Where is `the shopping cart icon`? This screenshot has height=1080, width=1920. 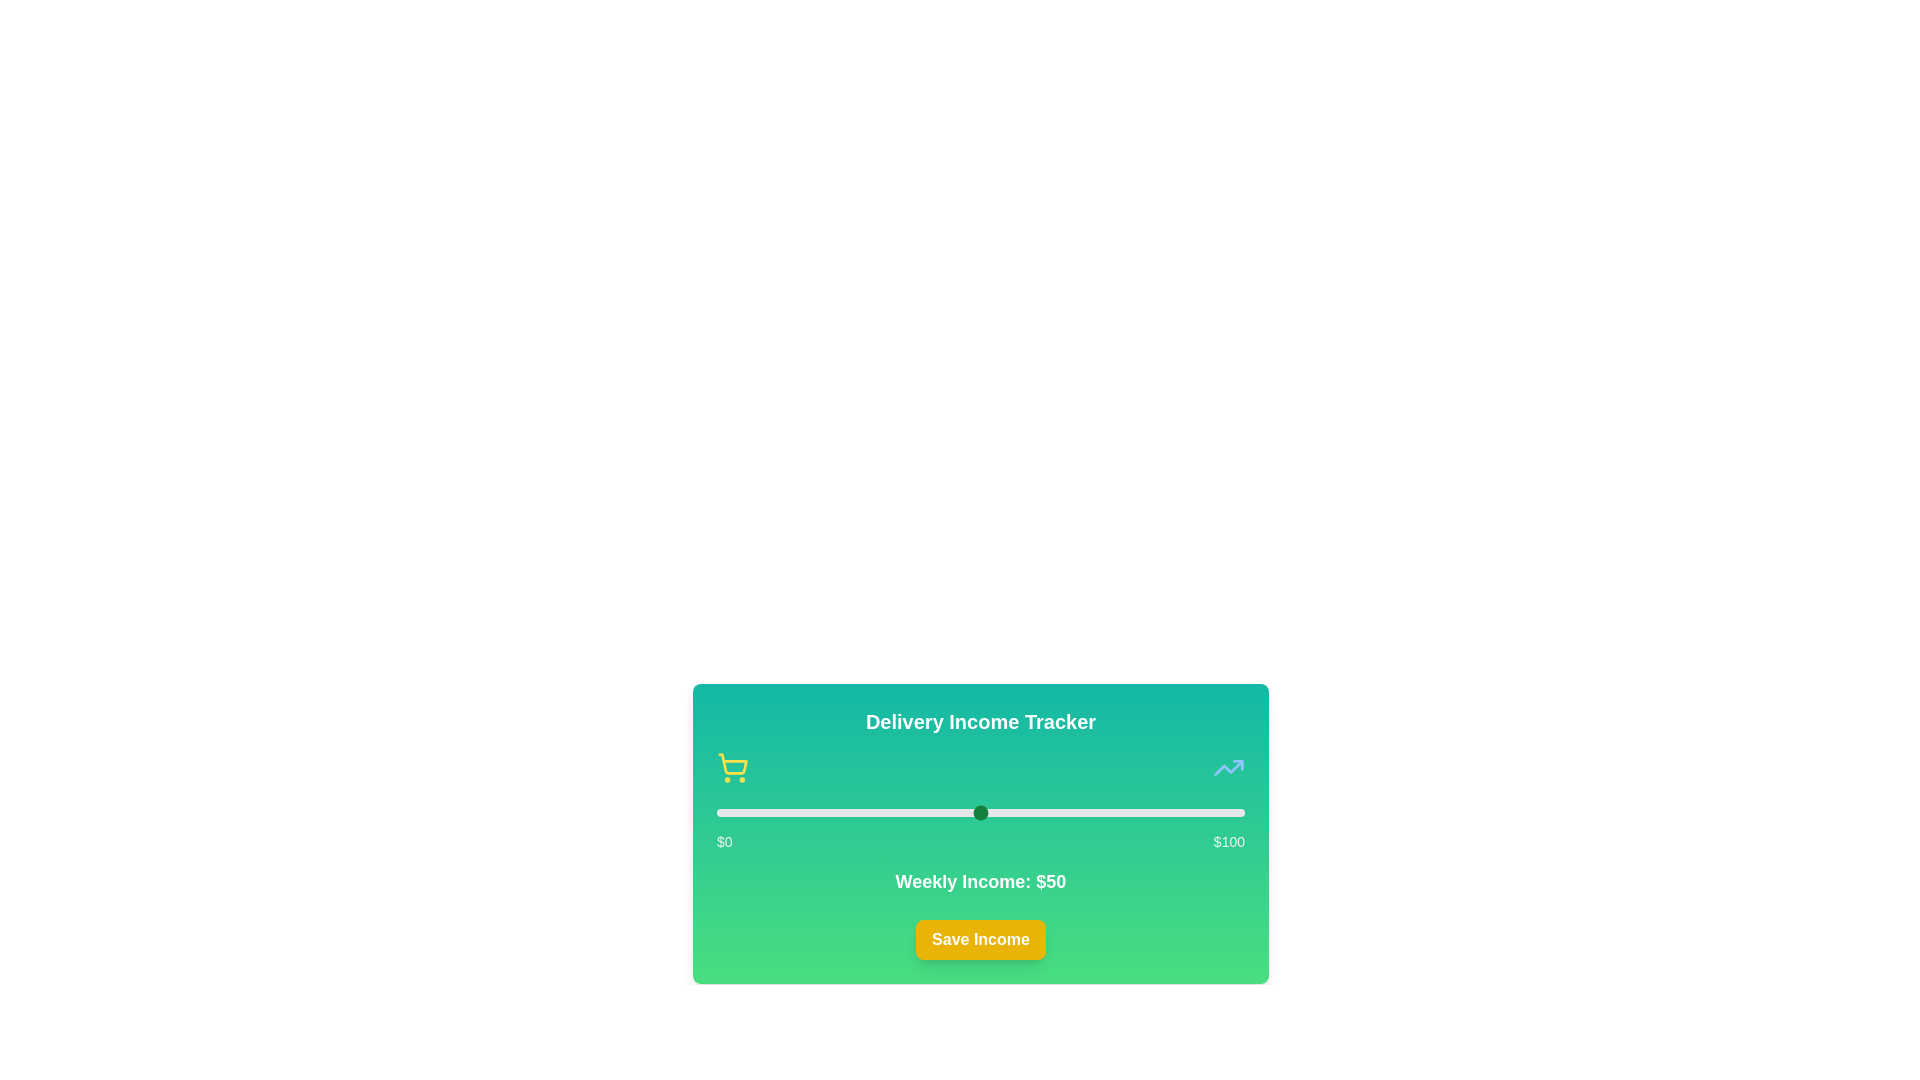
the shopping cart icon is located at coordinates (732, 766).